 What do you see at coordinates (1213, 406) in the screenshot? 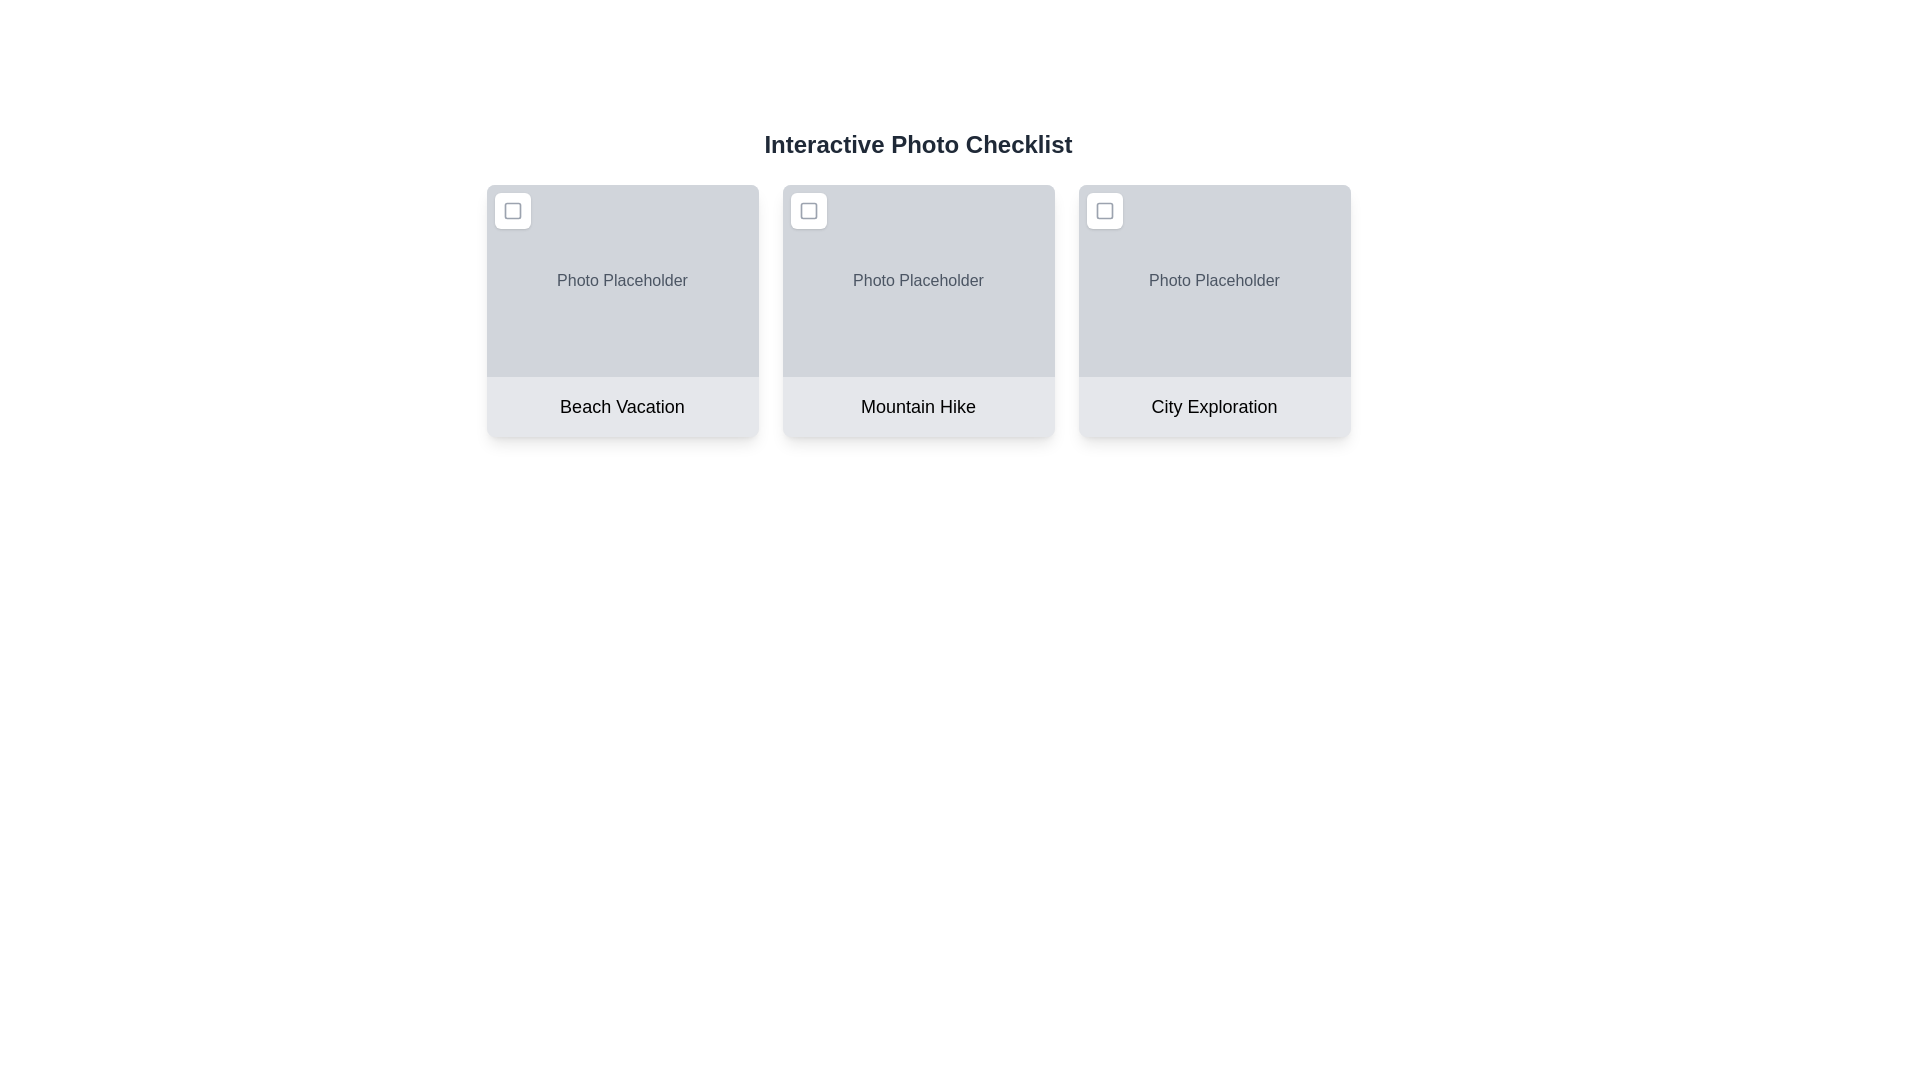
I see `the Text Label that describes the theme or title of the card, located at the bottom section of the third card in a horizontal sequence of three cards` at bounding box center [1213, 406].